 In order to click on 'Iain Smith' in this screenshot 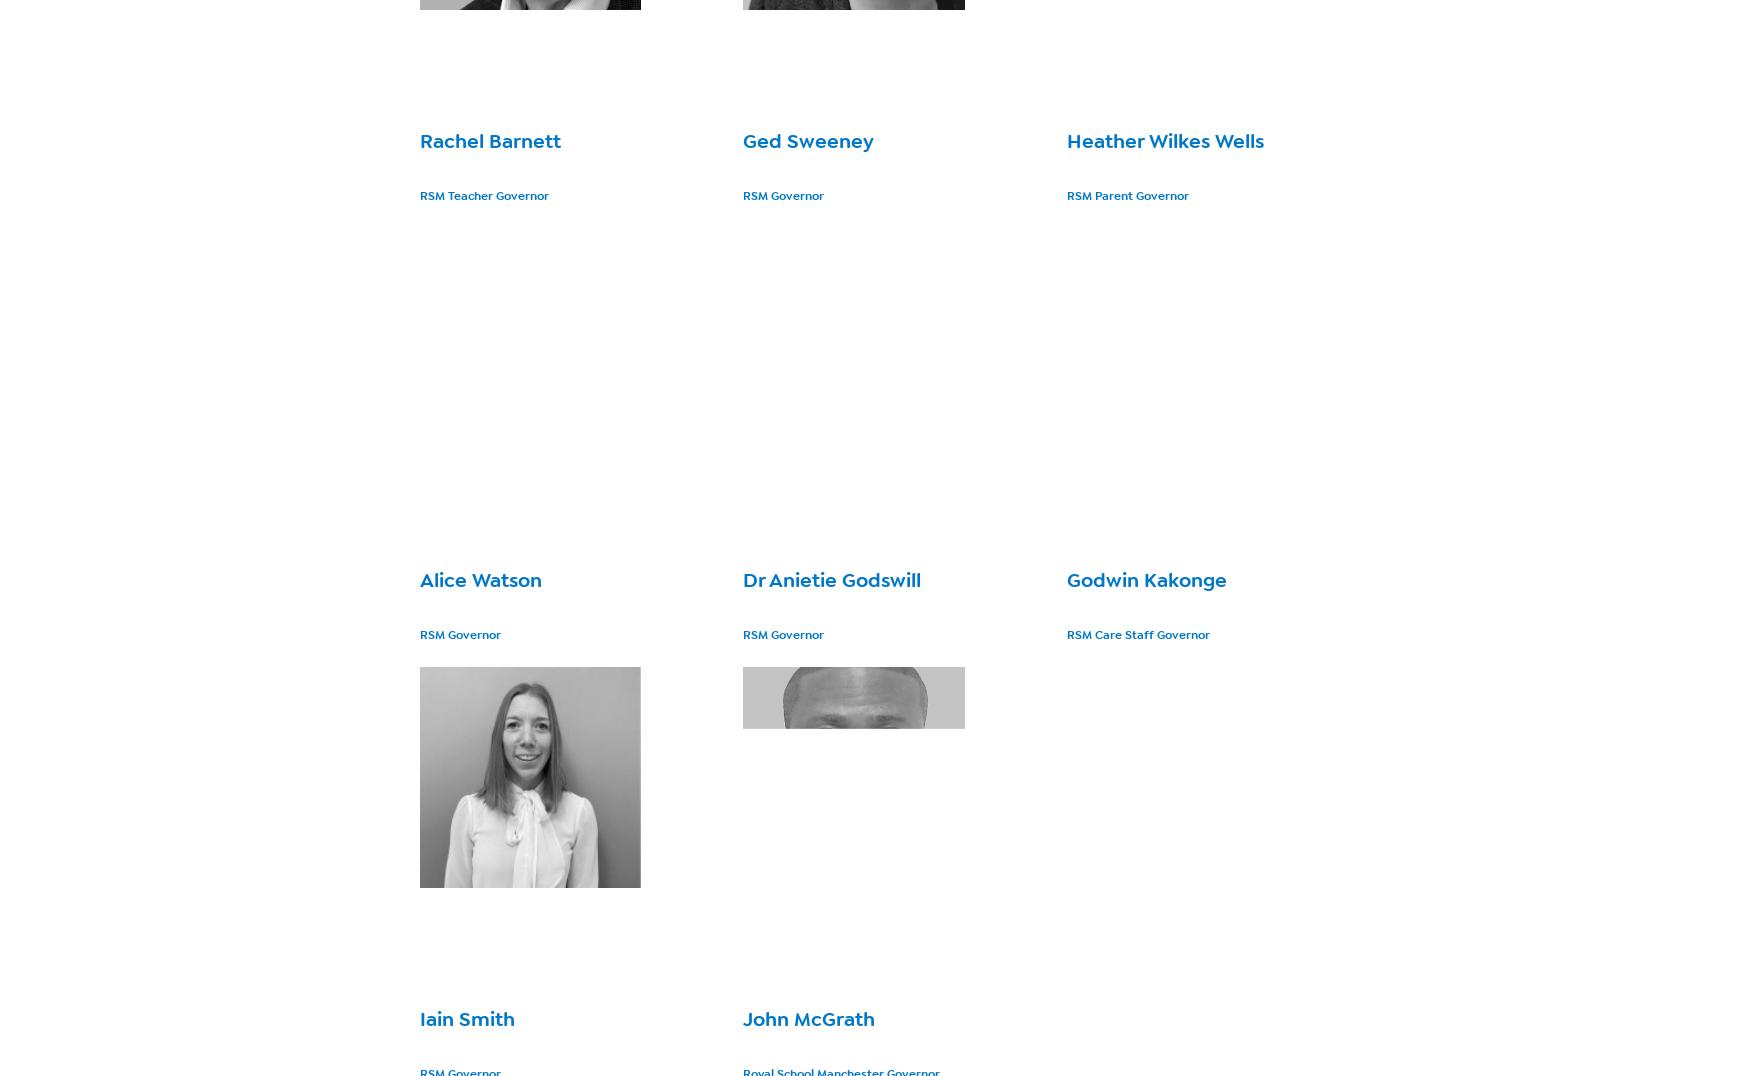, I will do `click(467, 1018)`.